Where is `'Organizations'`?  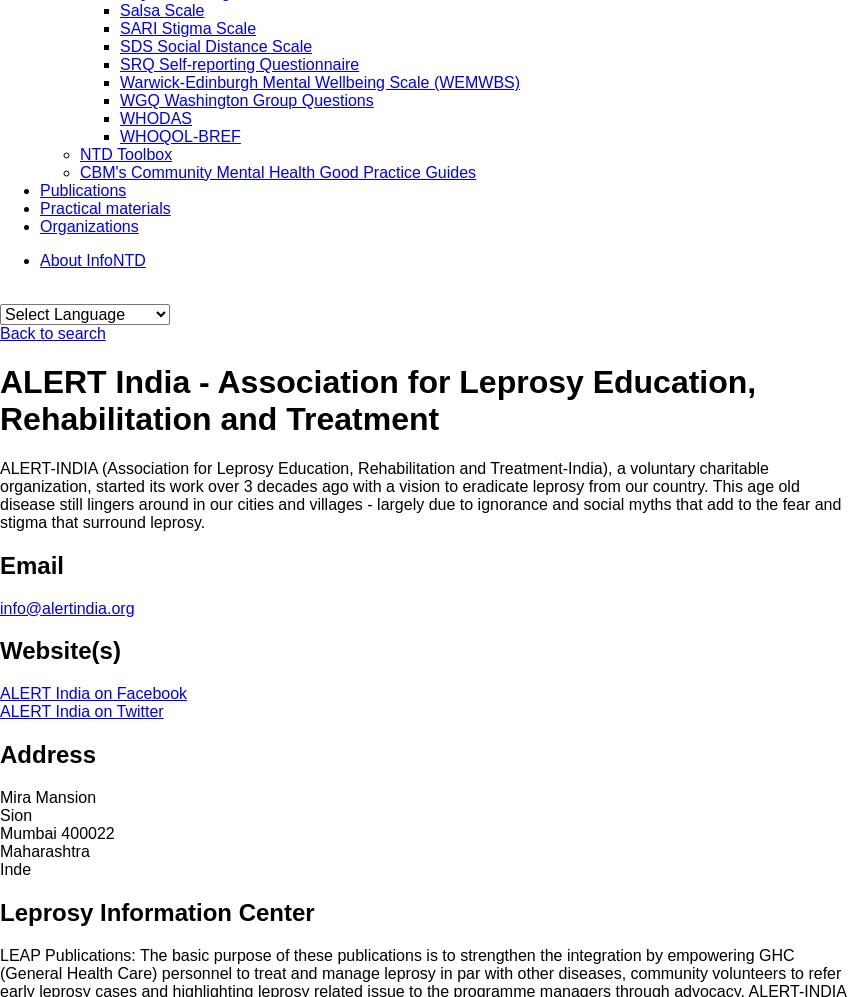 'Organizations' is located at coordinates (87, 225).